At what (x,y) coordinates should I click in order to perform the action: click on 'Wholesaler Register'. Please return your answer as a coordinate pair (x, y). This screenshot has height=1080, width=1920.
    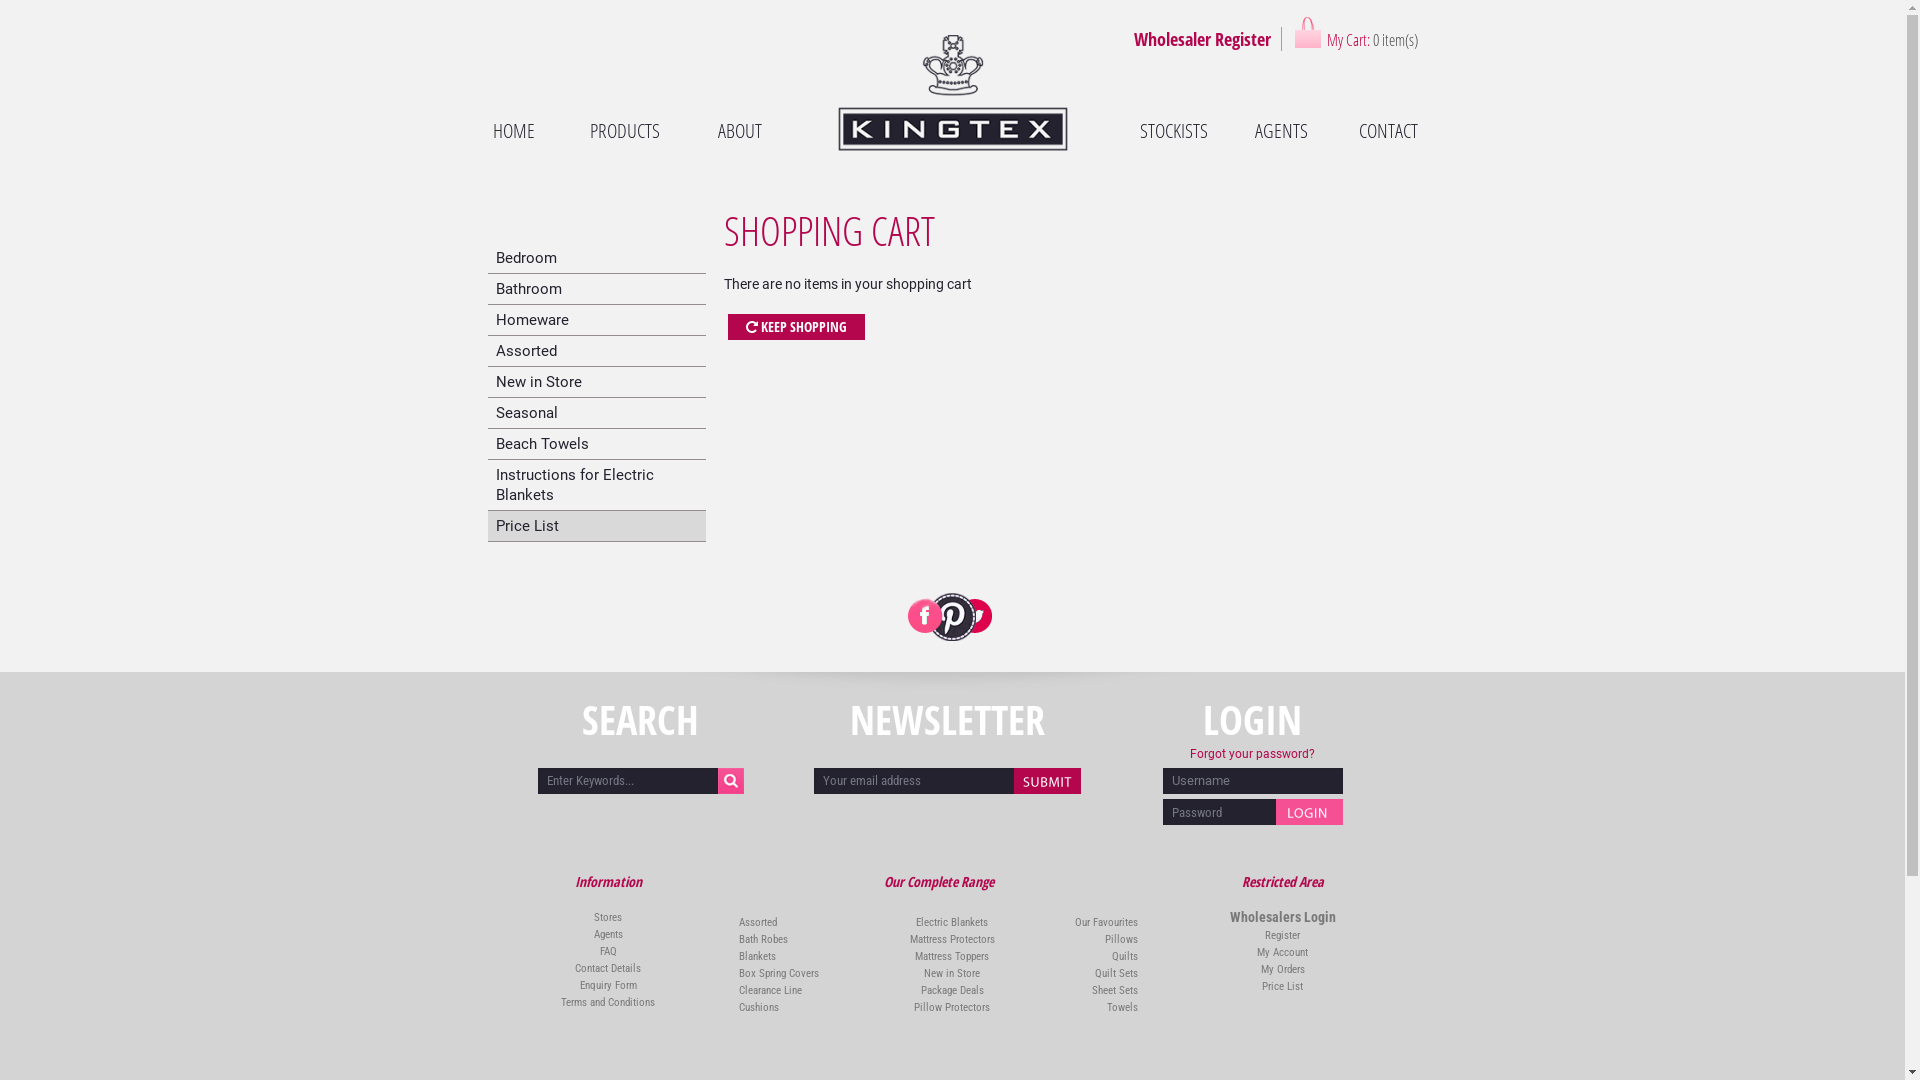
    Looking at the image, I should click on (1202, 38).